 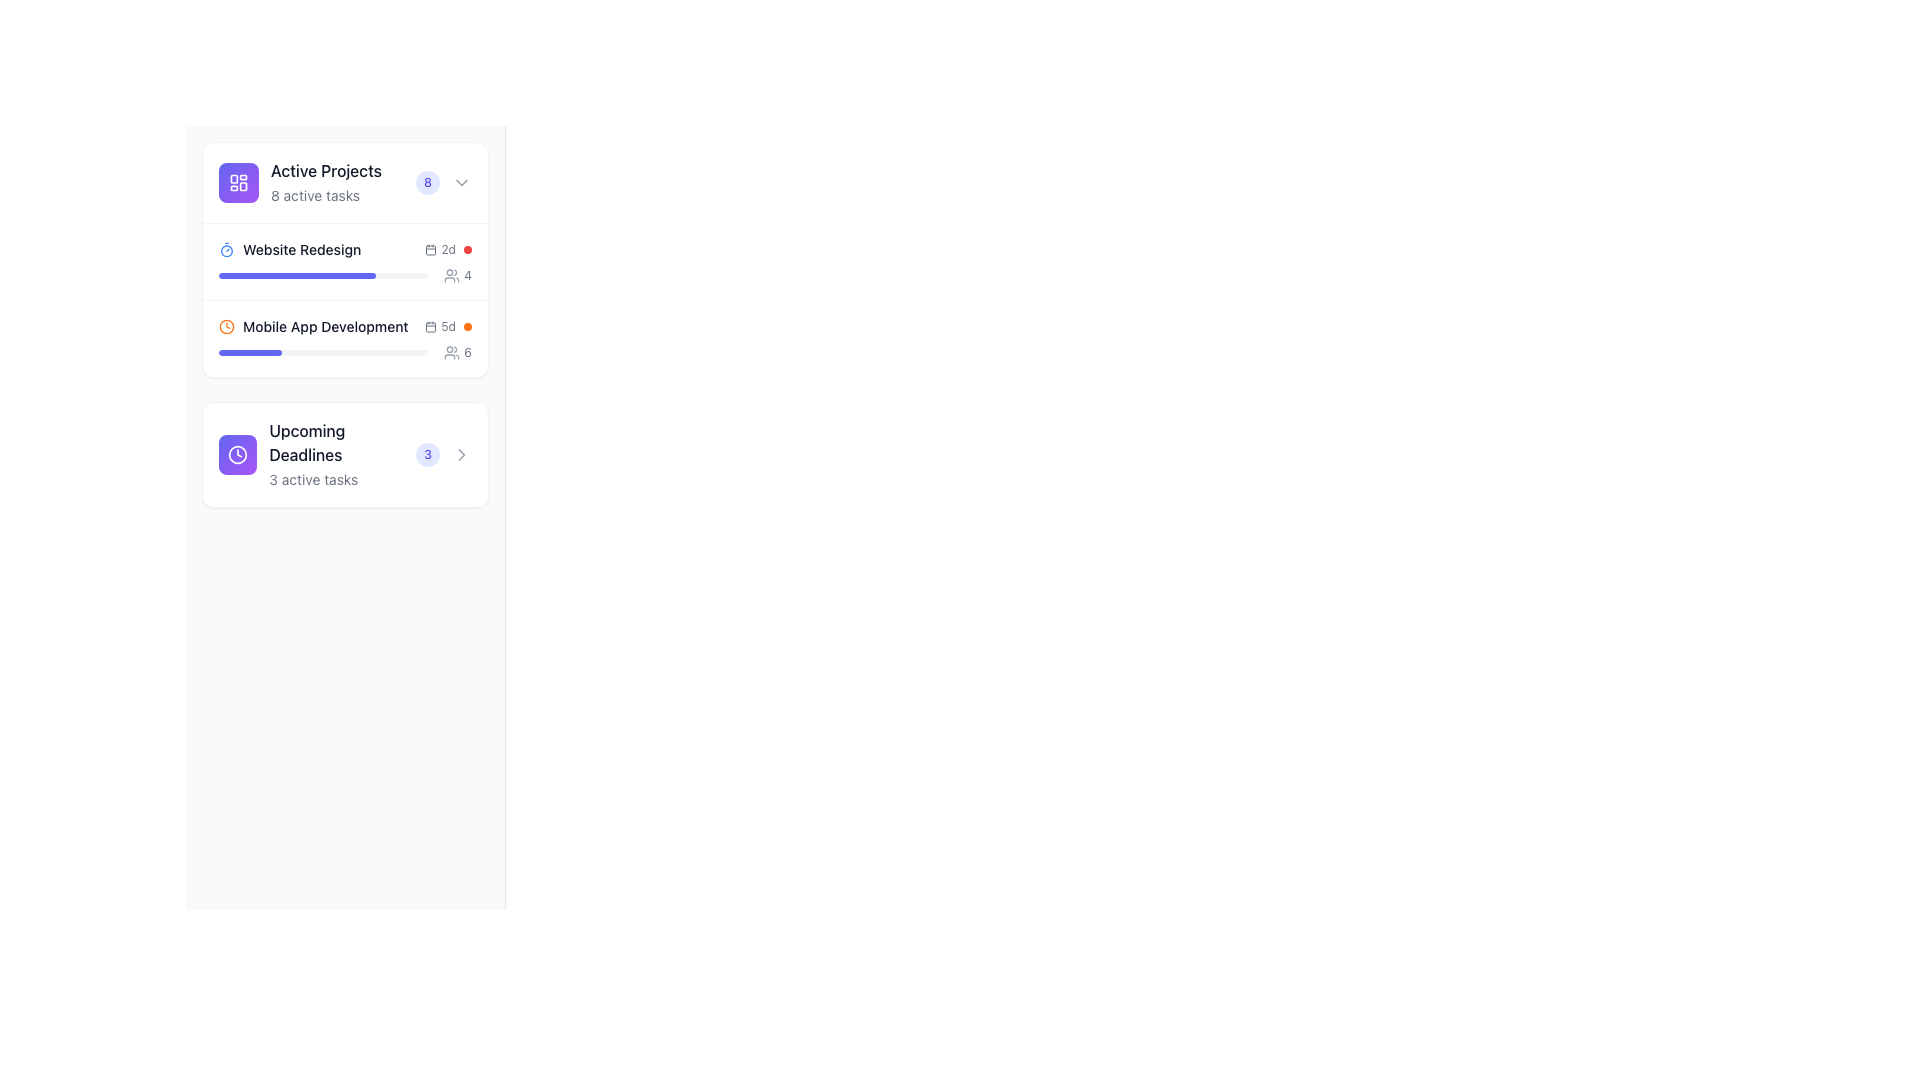 I want to click on the Static Text Label that identifies the section as 'Active Projects', which is positioned as the header above the smaller text description '8 active tasks', so click(x=326, y=169).